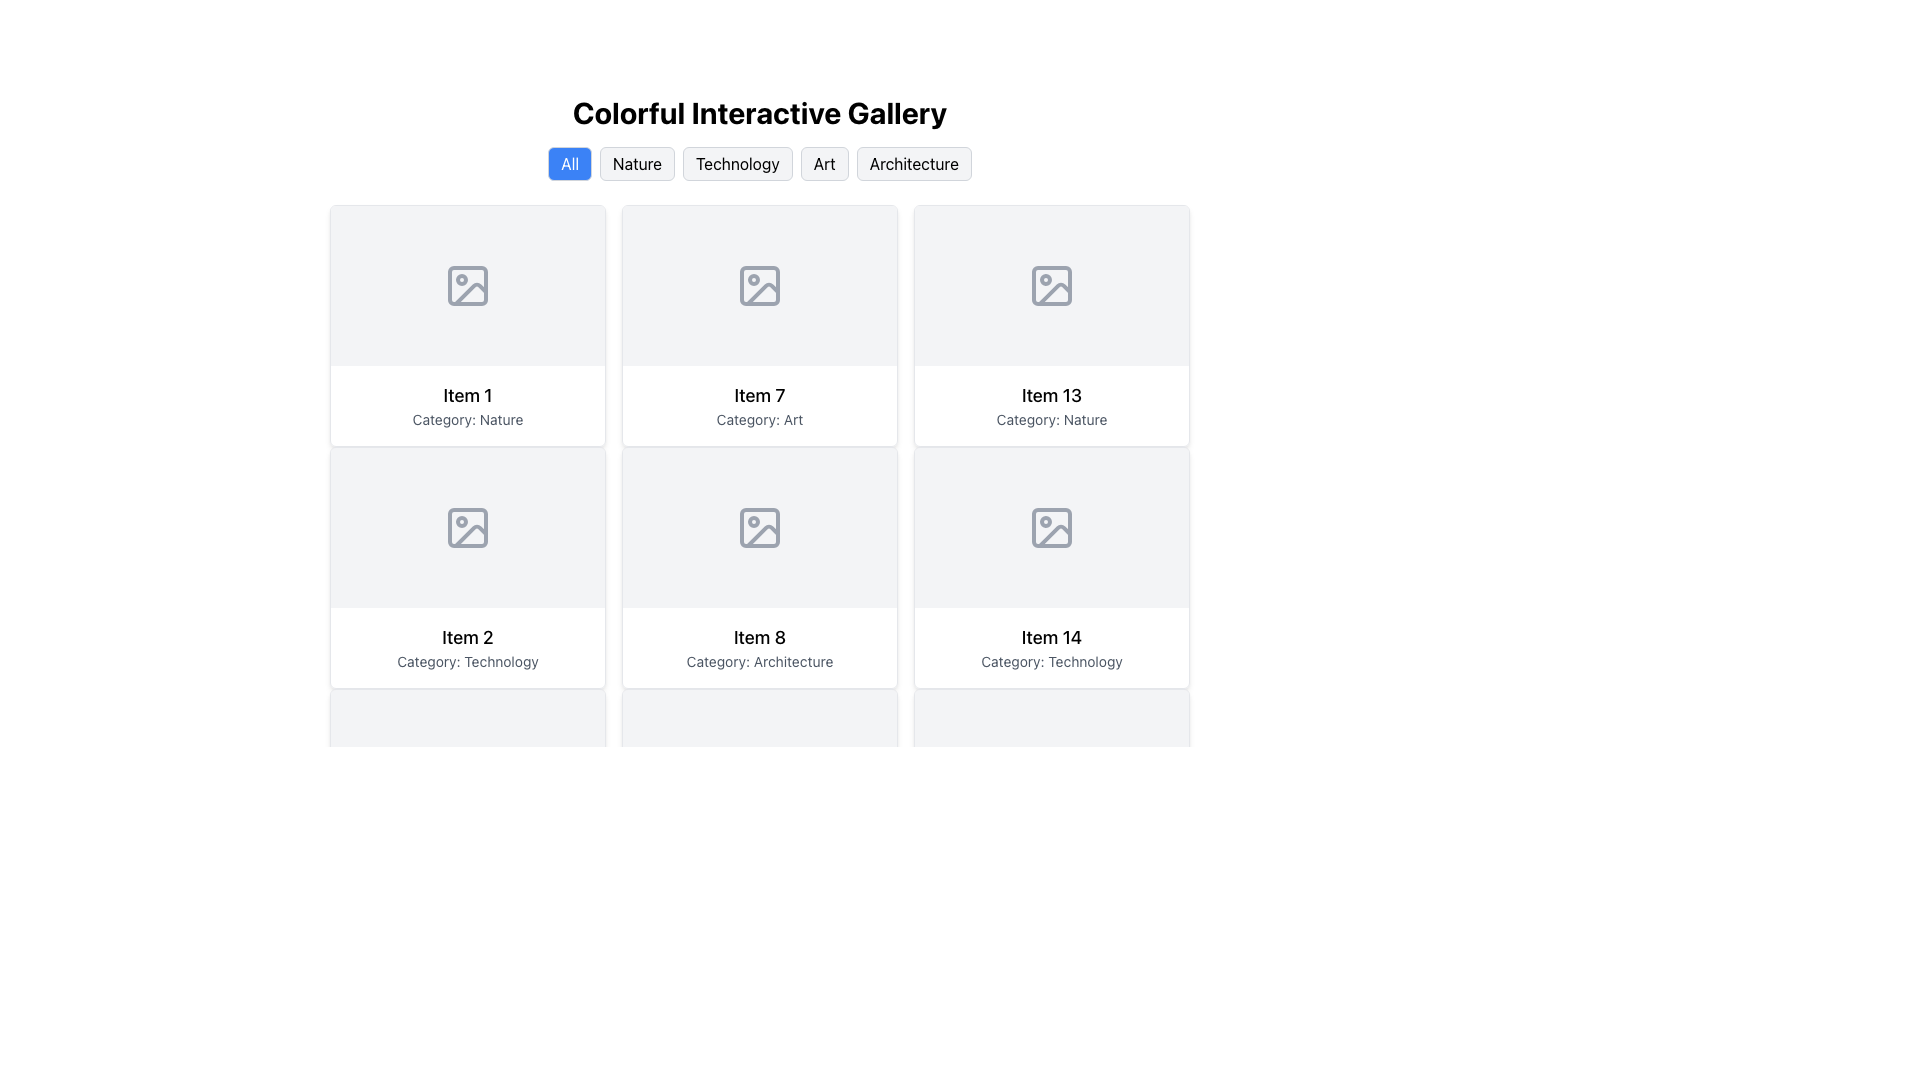 The image size is (1920, 1080). What do you see at coordinates (1050, 637) in the screenshot?
I see `the Text Label that serves as the title or label for its respective card, positioned at the top-center within the card in the second row and third column` at bounding box center [1050, 637].